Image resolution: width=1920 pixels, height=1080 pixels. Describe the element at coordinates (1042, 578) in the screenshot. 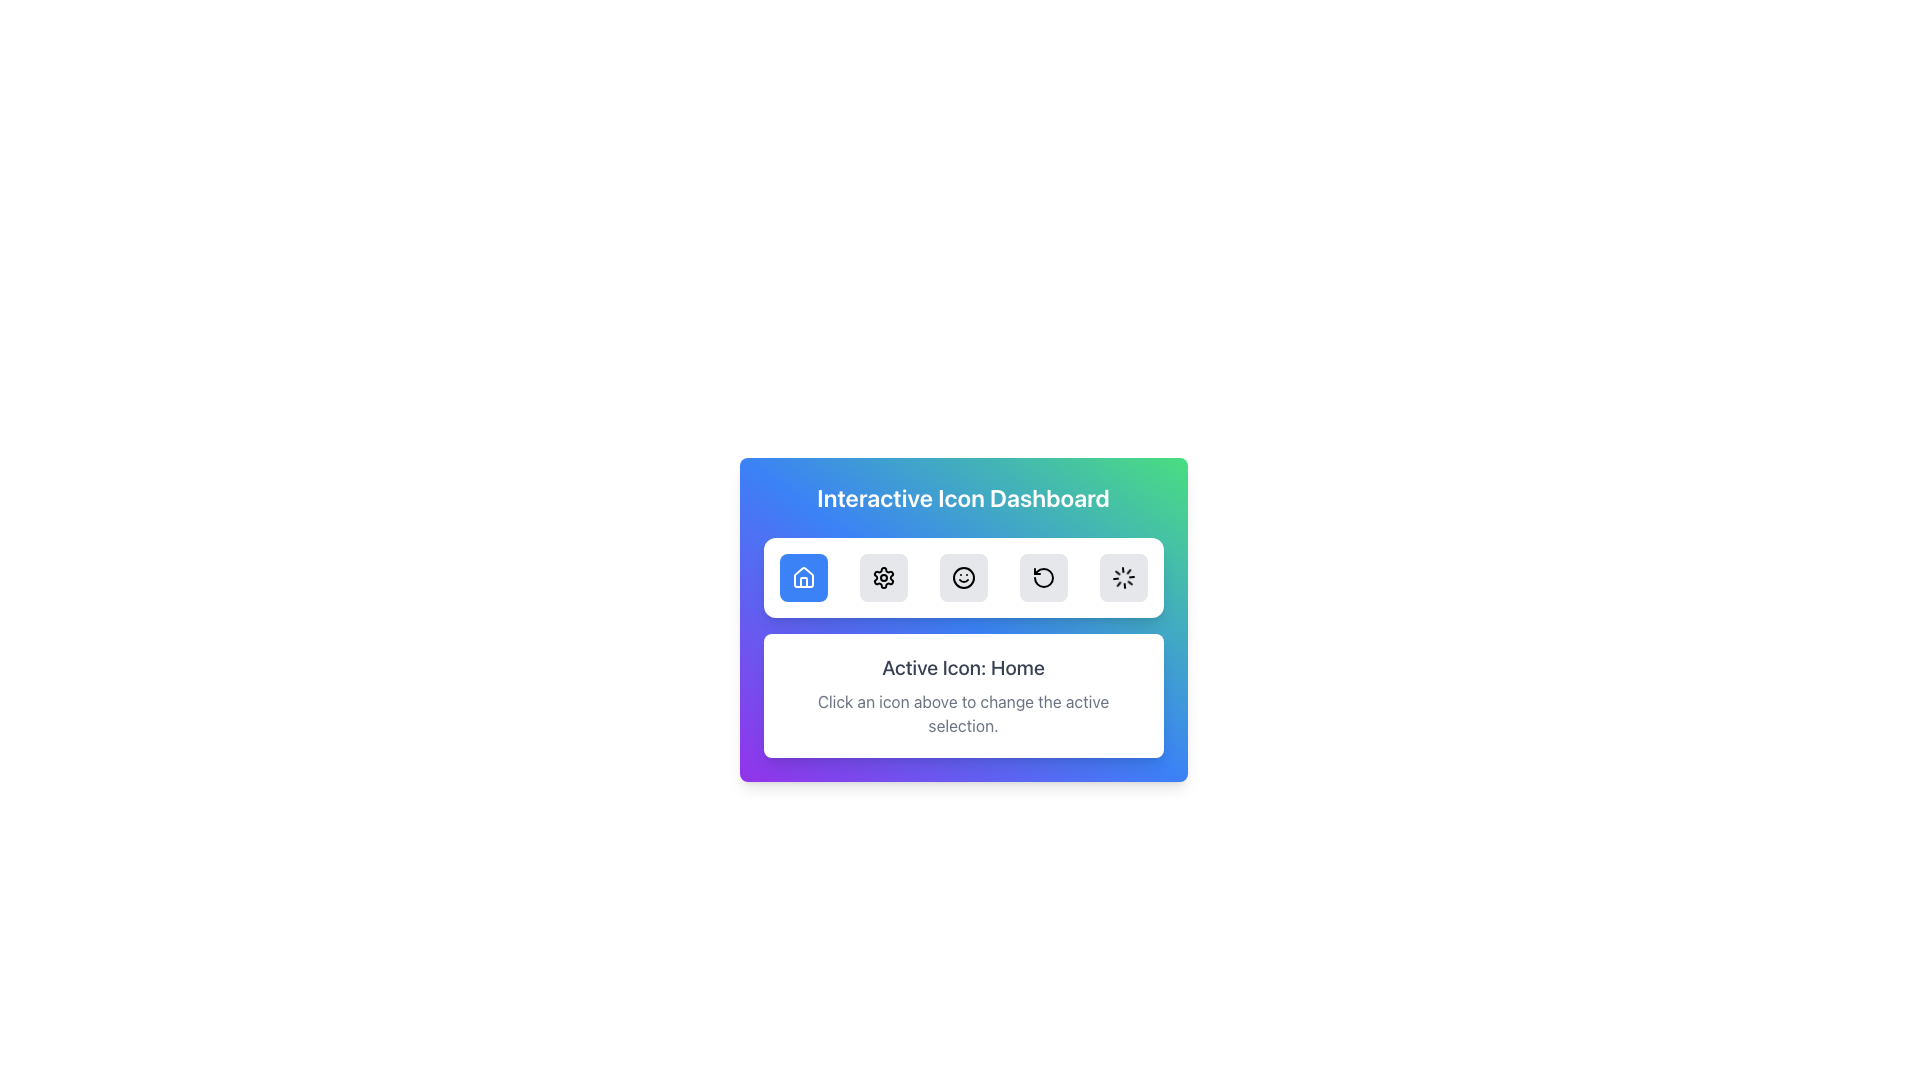

I see `the gray button with rounded corners that contains a black circular arrow icon pointing counterclockwise` at that location.